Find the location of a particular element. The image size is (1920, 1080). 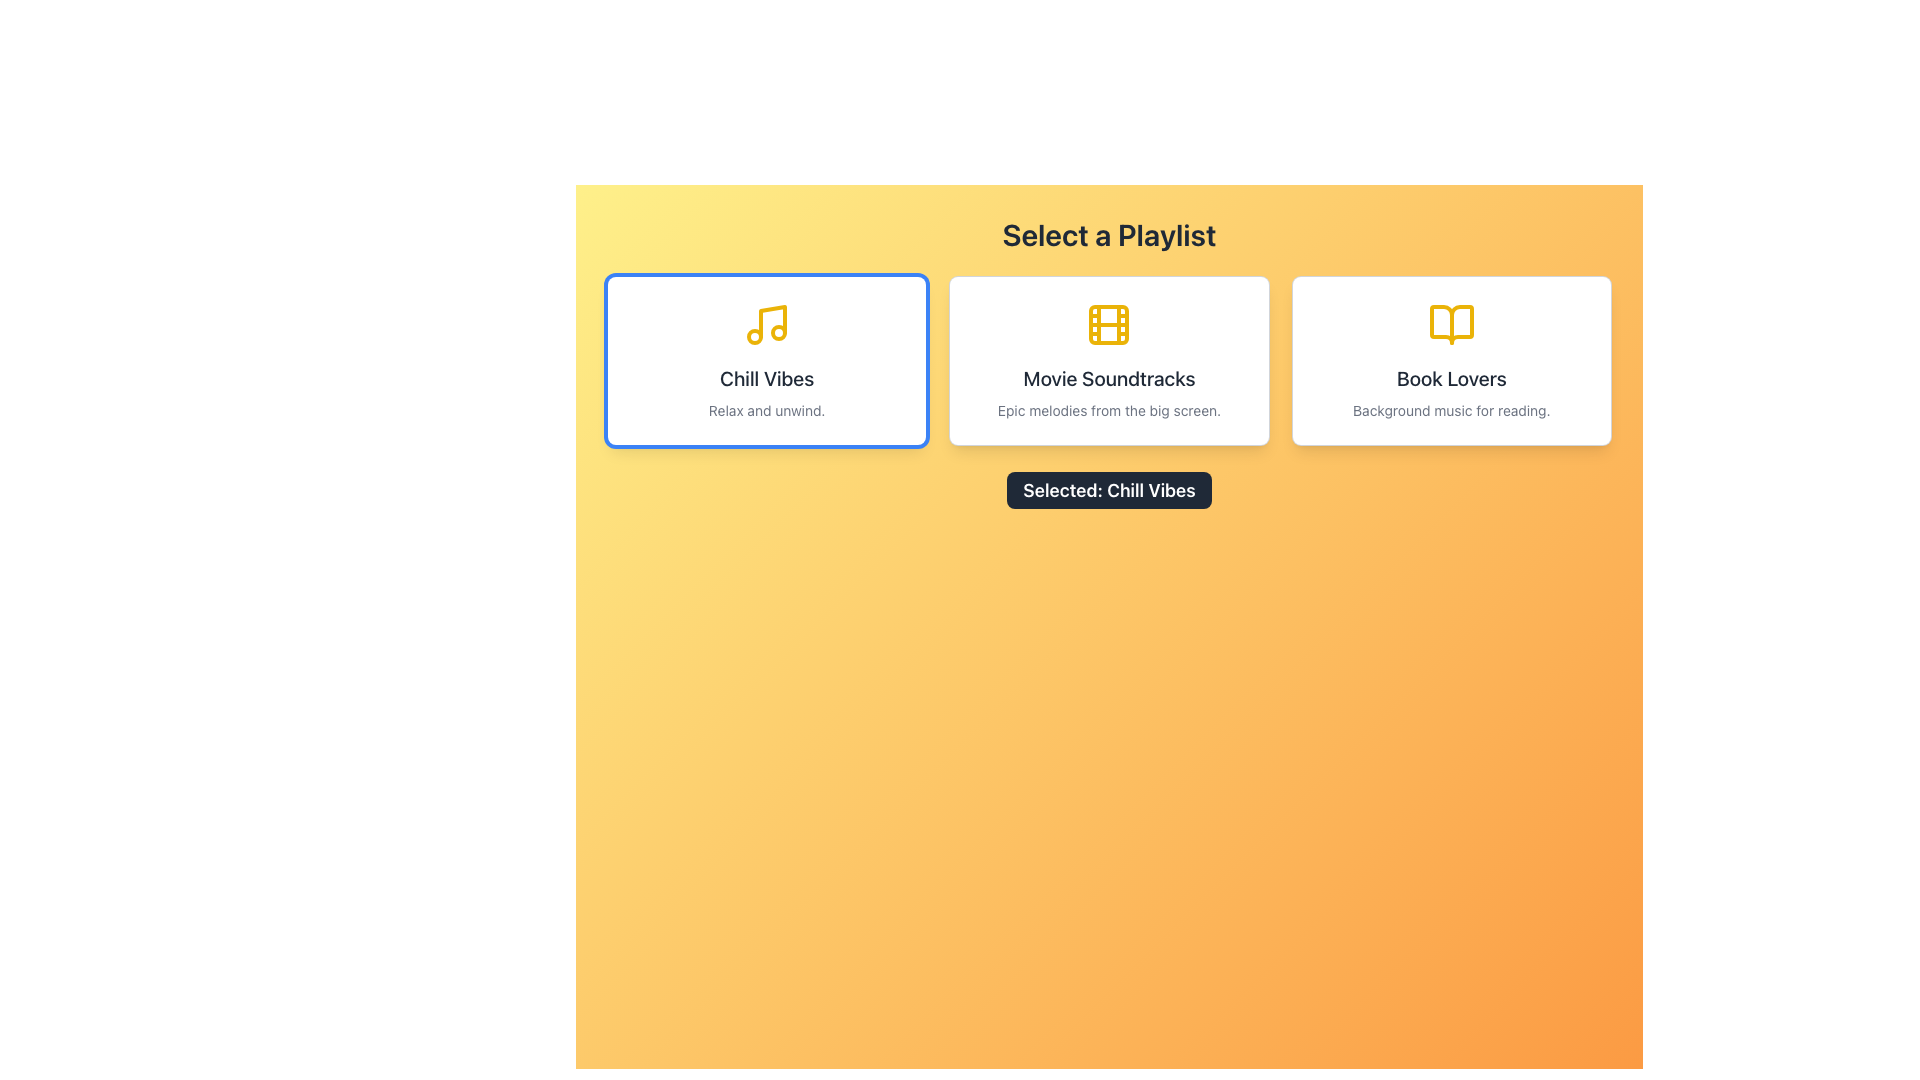

the yellow film reel icon located in the center of the 'Movie Soundtracks' selection card is located at coordinates (1108, 323).